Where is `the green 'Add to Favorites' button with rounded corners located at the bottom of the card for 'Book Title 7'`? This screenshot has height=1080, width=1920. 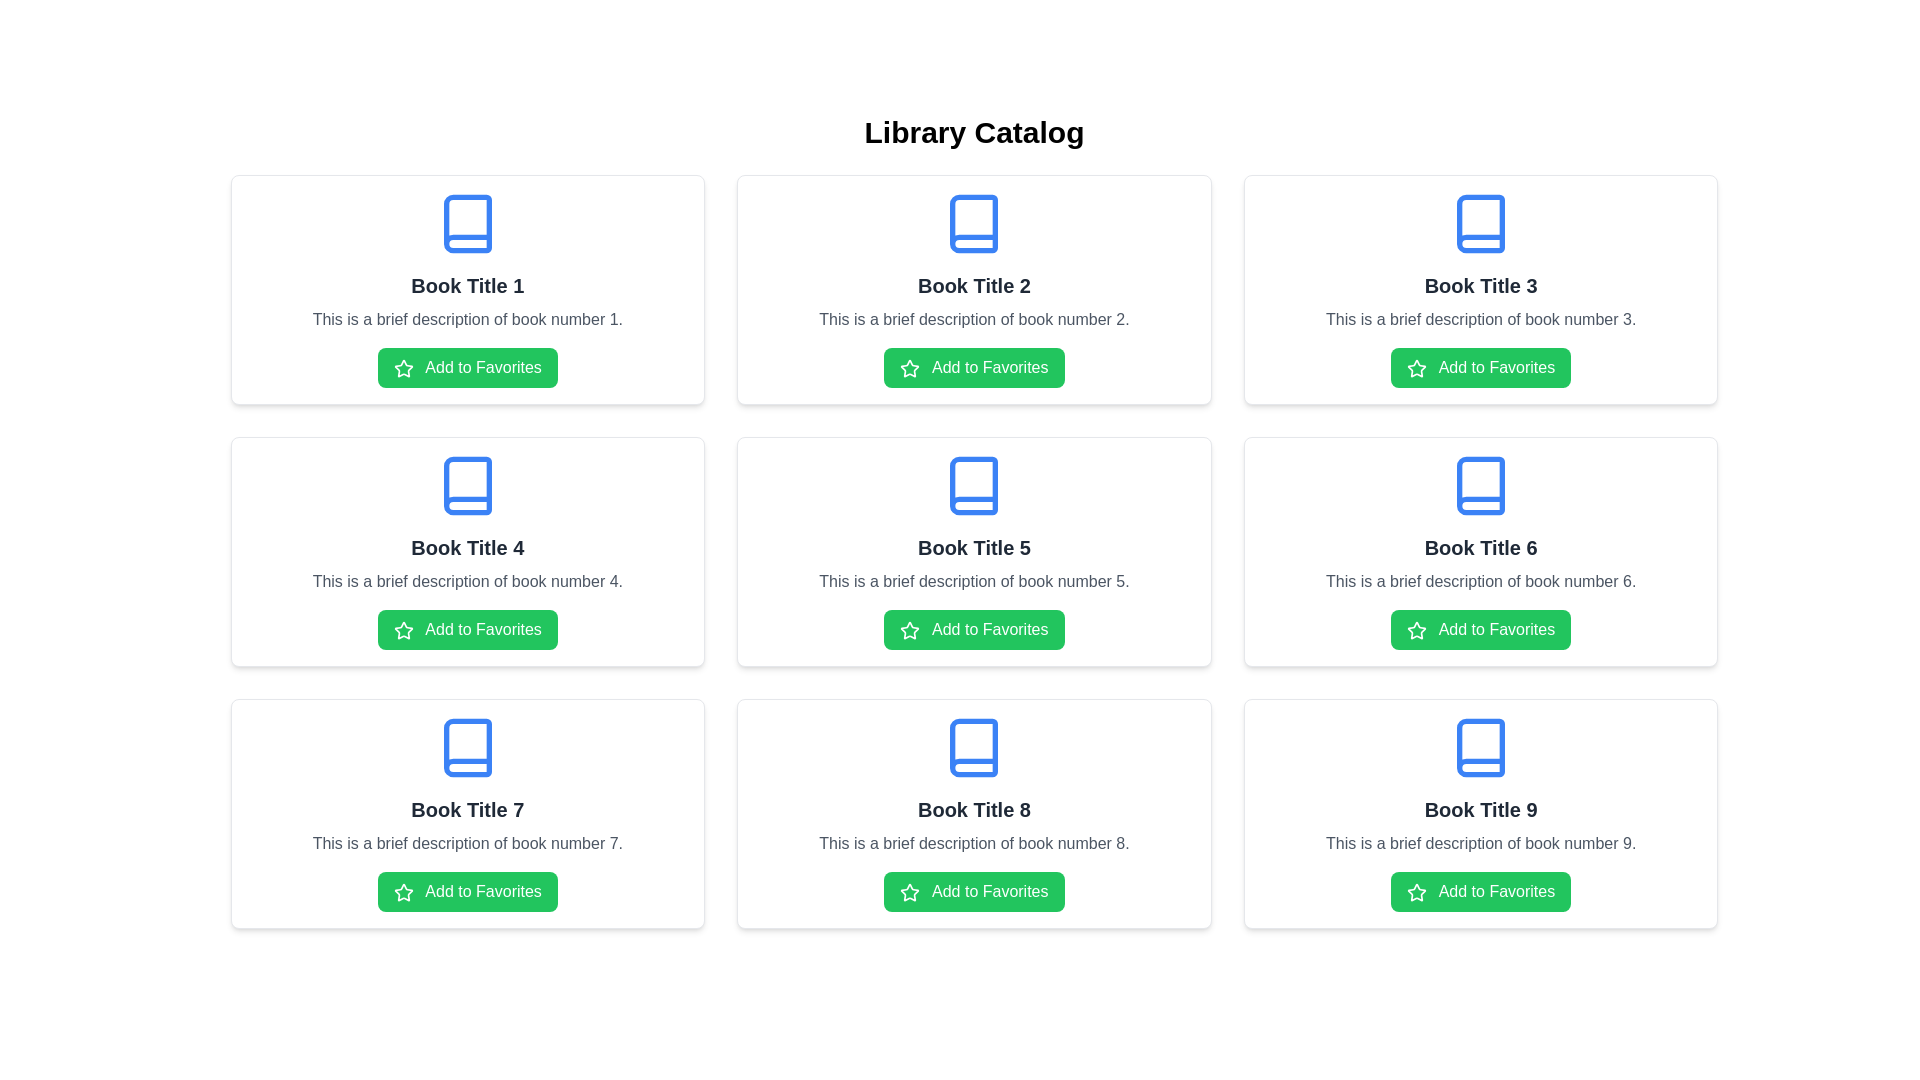
the green 'Add to Favorites' button with rounded corners located at the bottom of the card for 'Book Title 7' is located at coordinates (466, 890).